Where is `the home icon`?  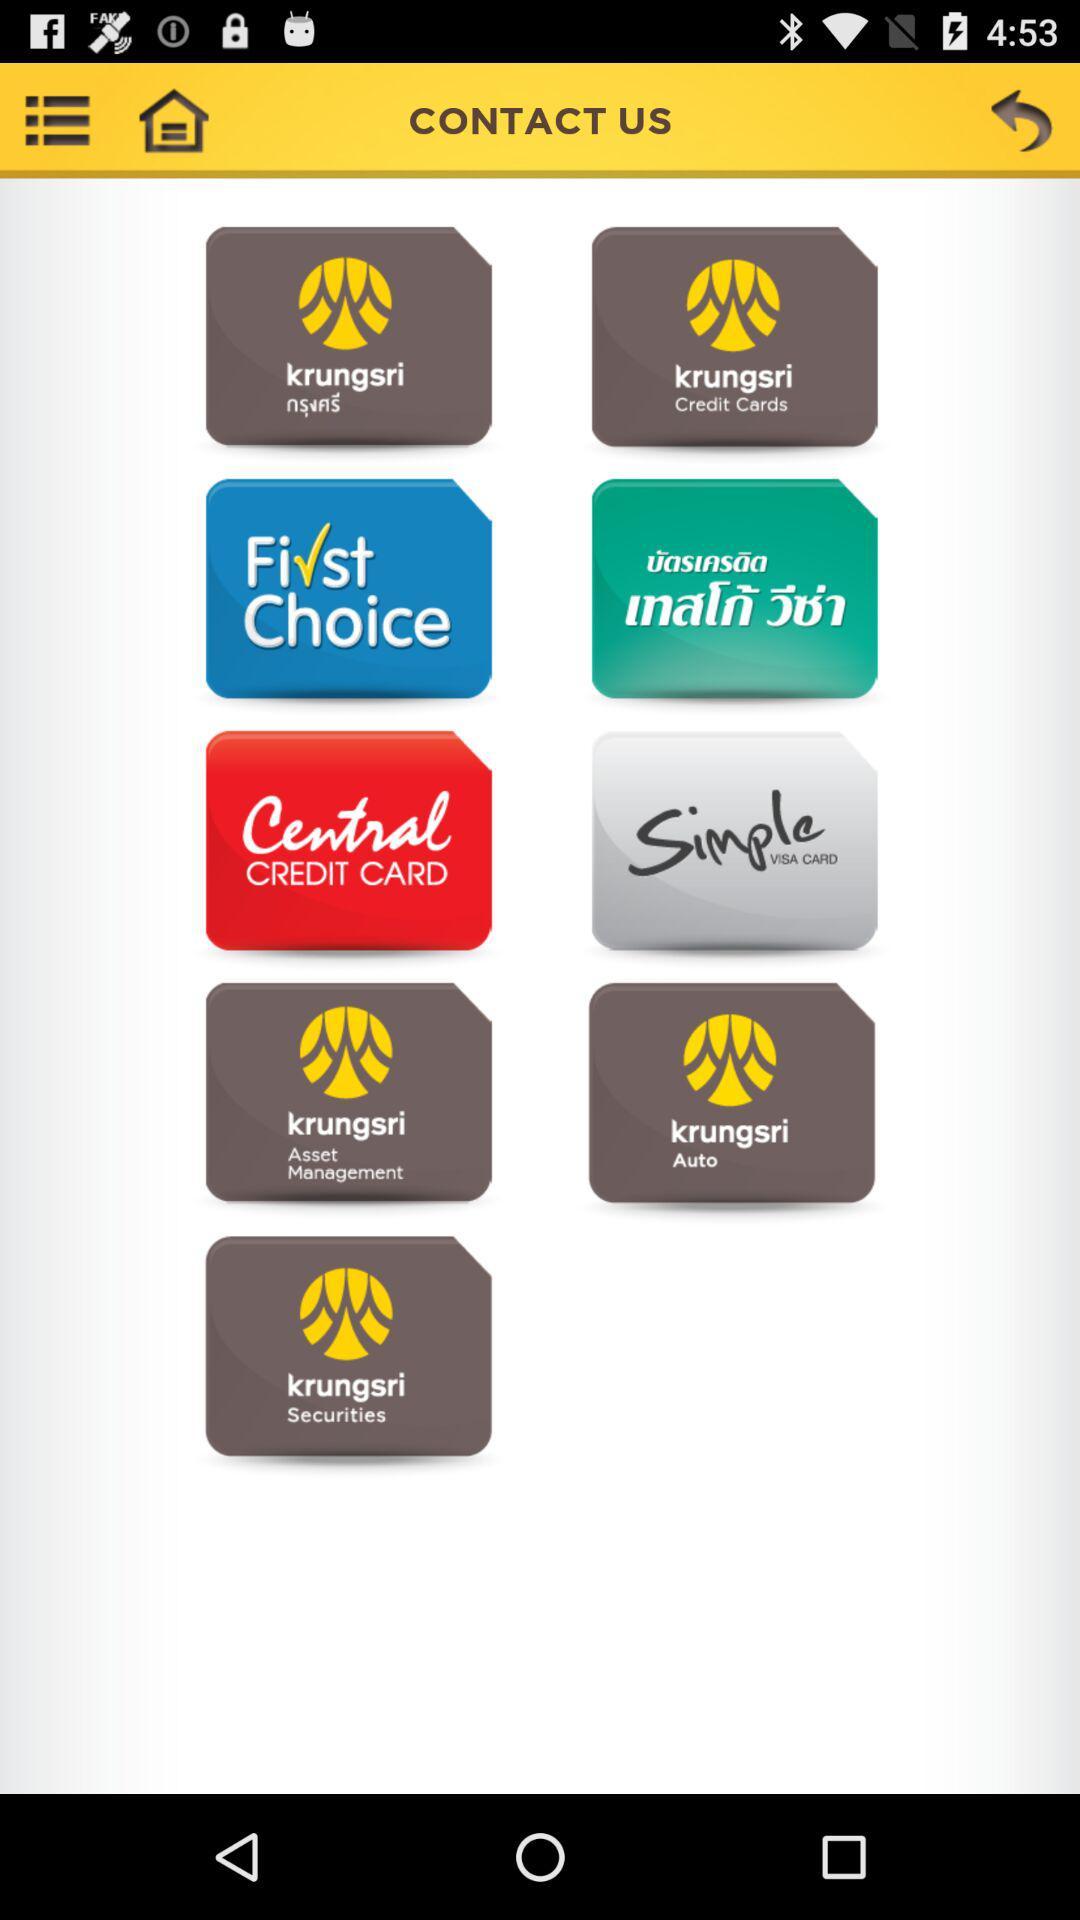
the home icon is located at coordinates (172, 128).